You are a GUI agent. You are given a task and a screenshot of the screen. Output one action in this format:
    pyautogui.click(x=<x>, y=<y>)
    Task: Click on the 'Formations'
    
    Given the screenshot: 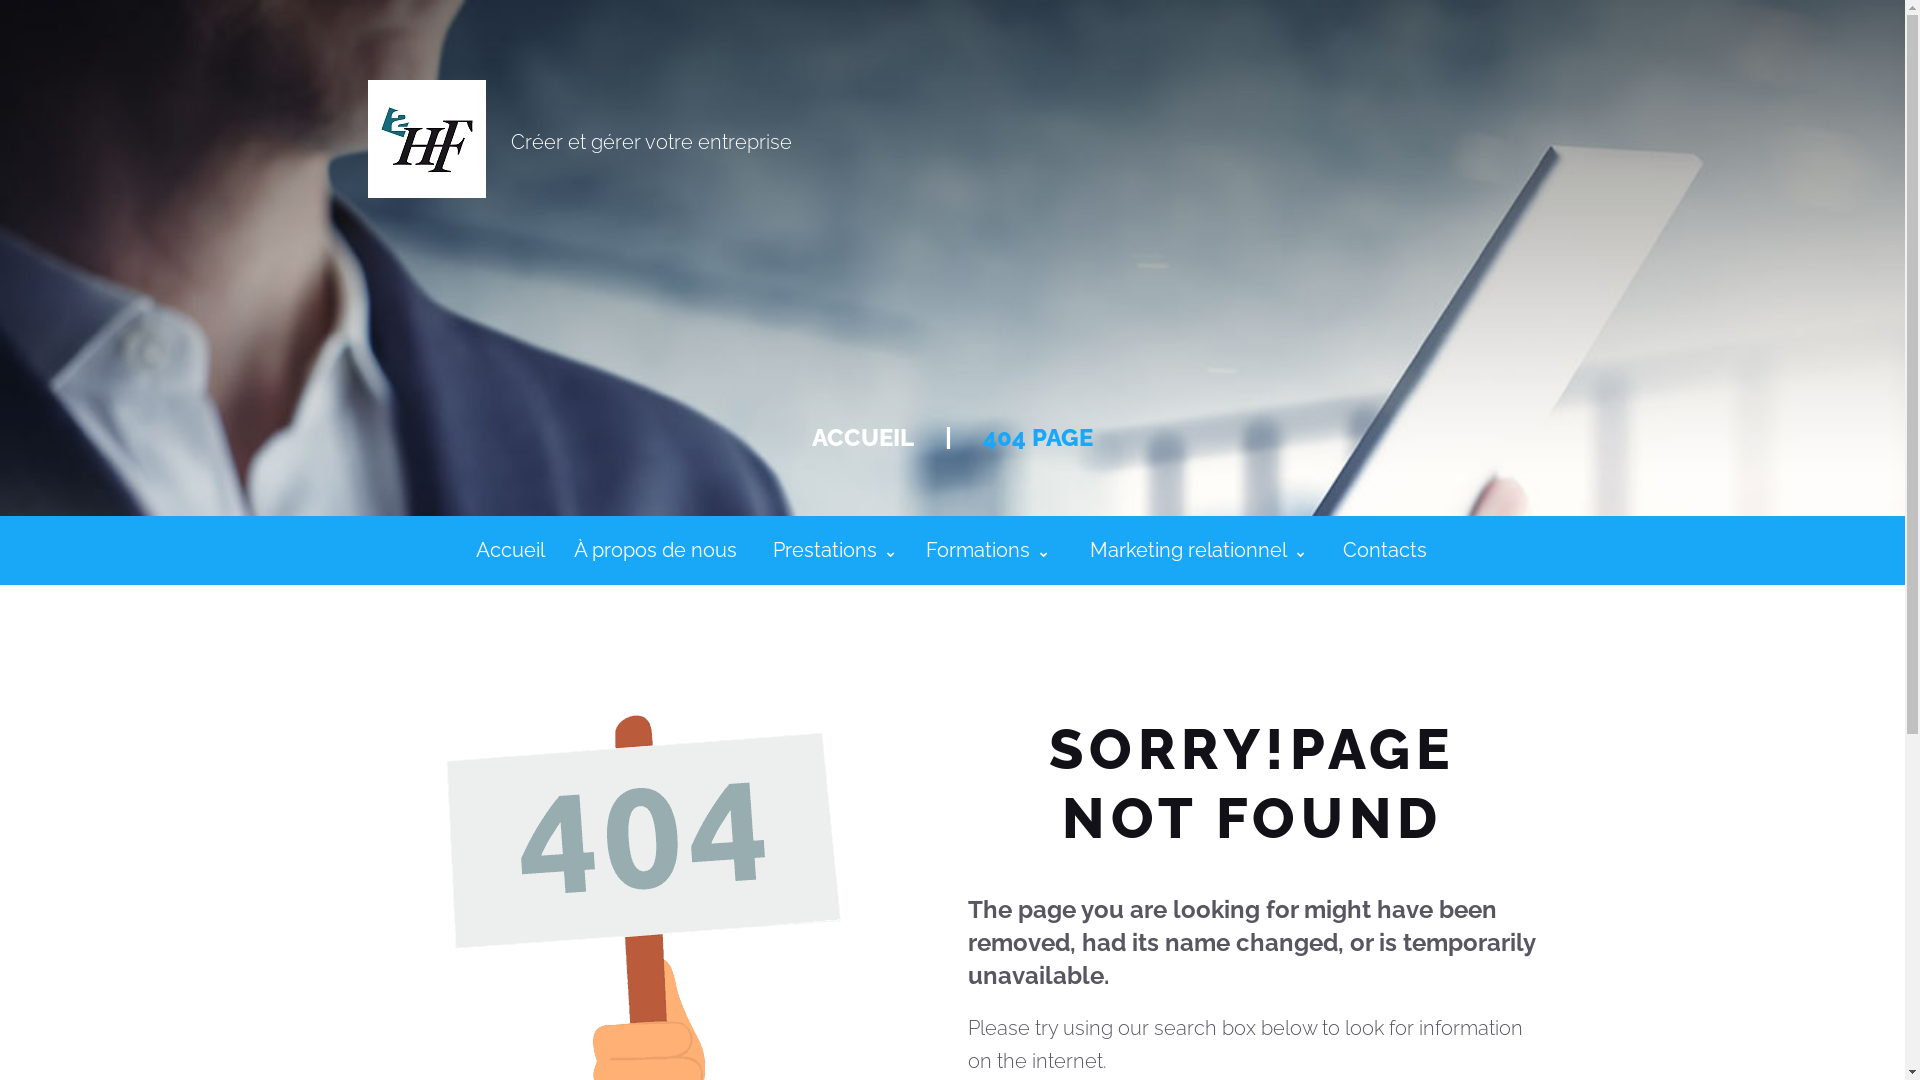 What is the action you would take?
    pyautogui.click(x=987, y=550)
    